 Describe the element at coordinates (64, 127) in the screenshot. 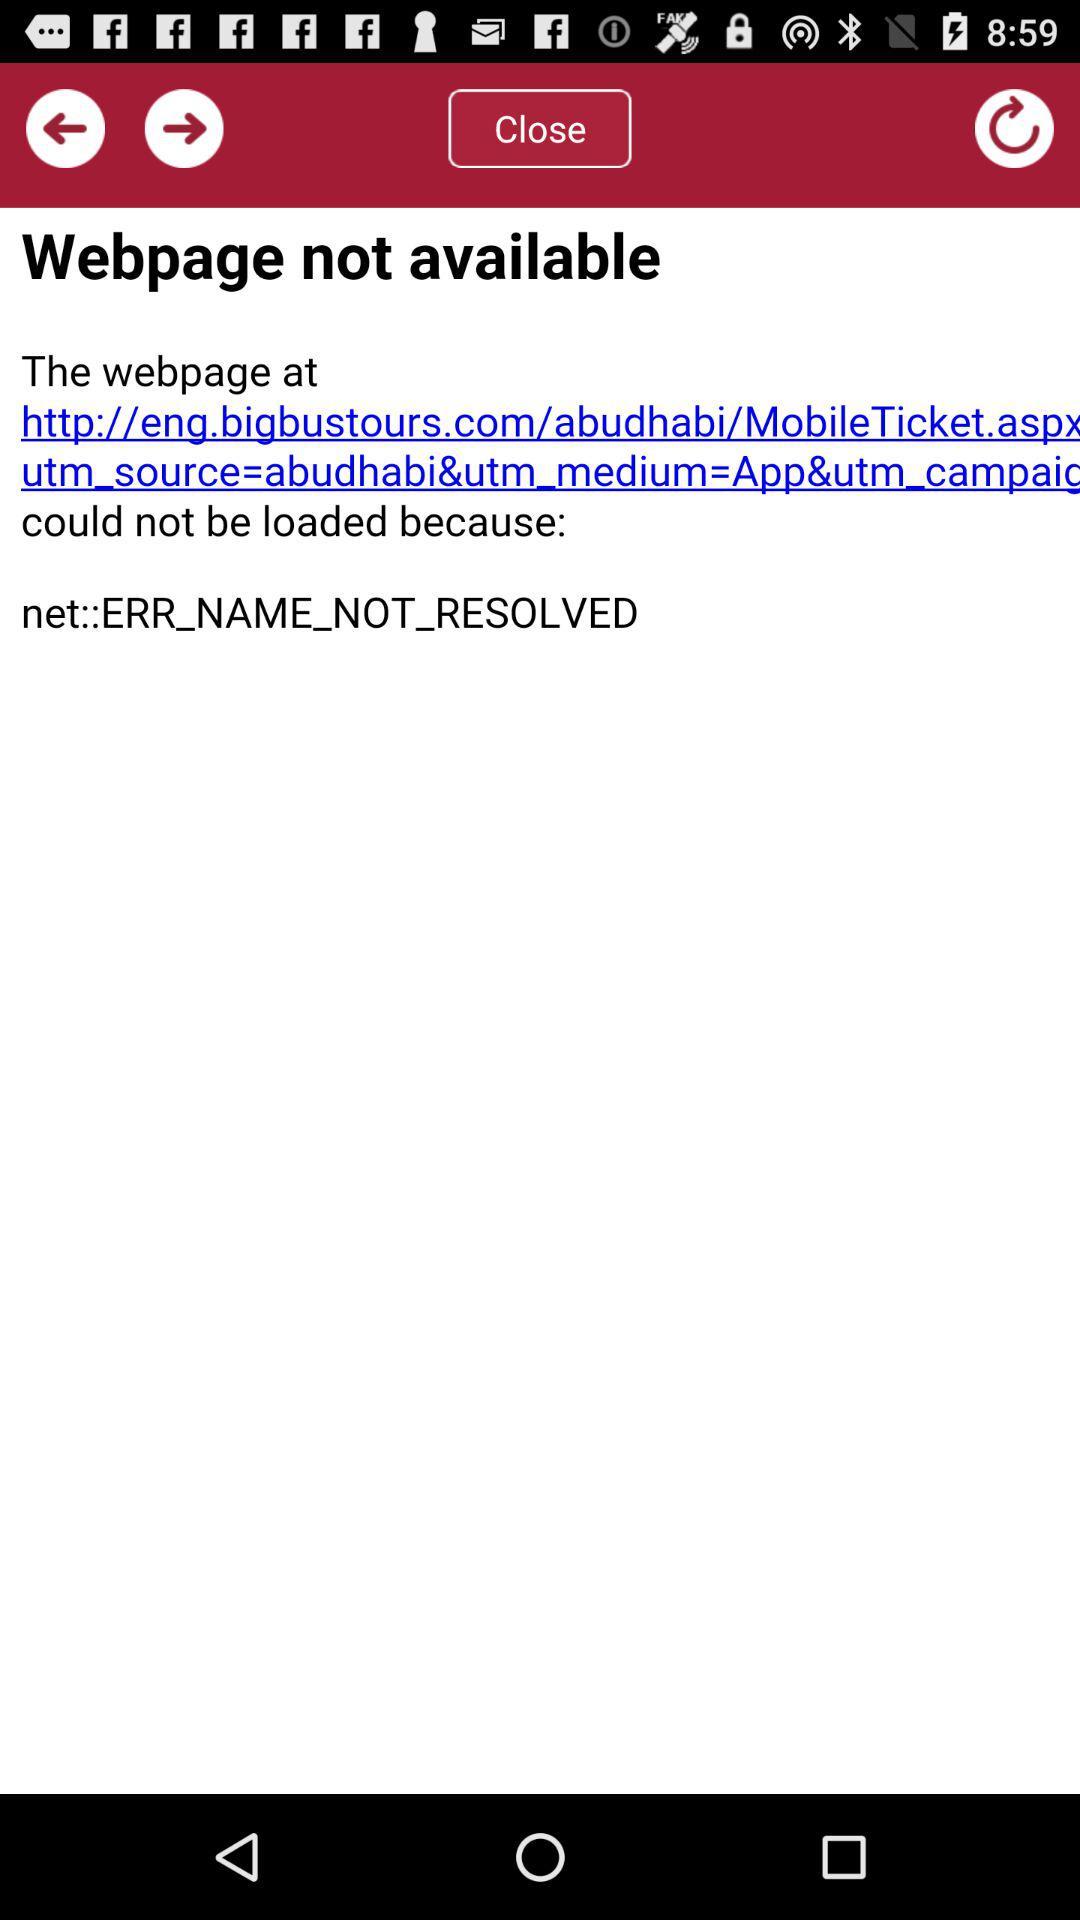

I see `previous` at that location.